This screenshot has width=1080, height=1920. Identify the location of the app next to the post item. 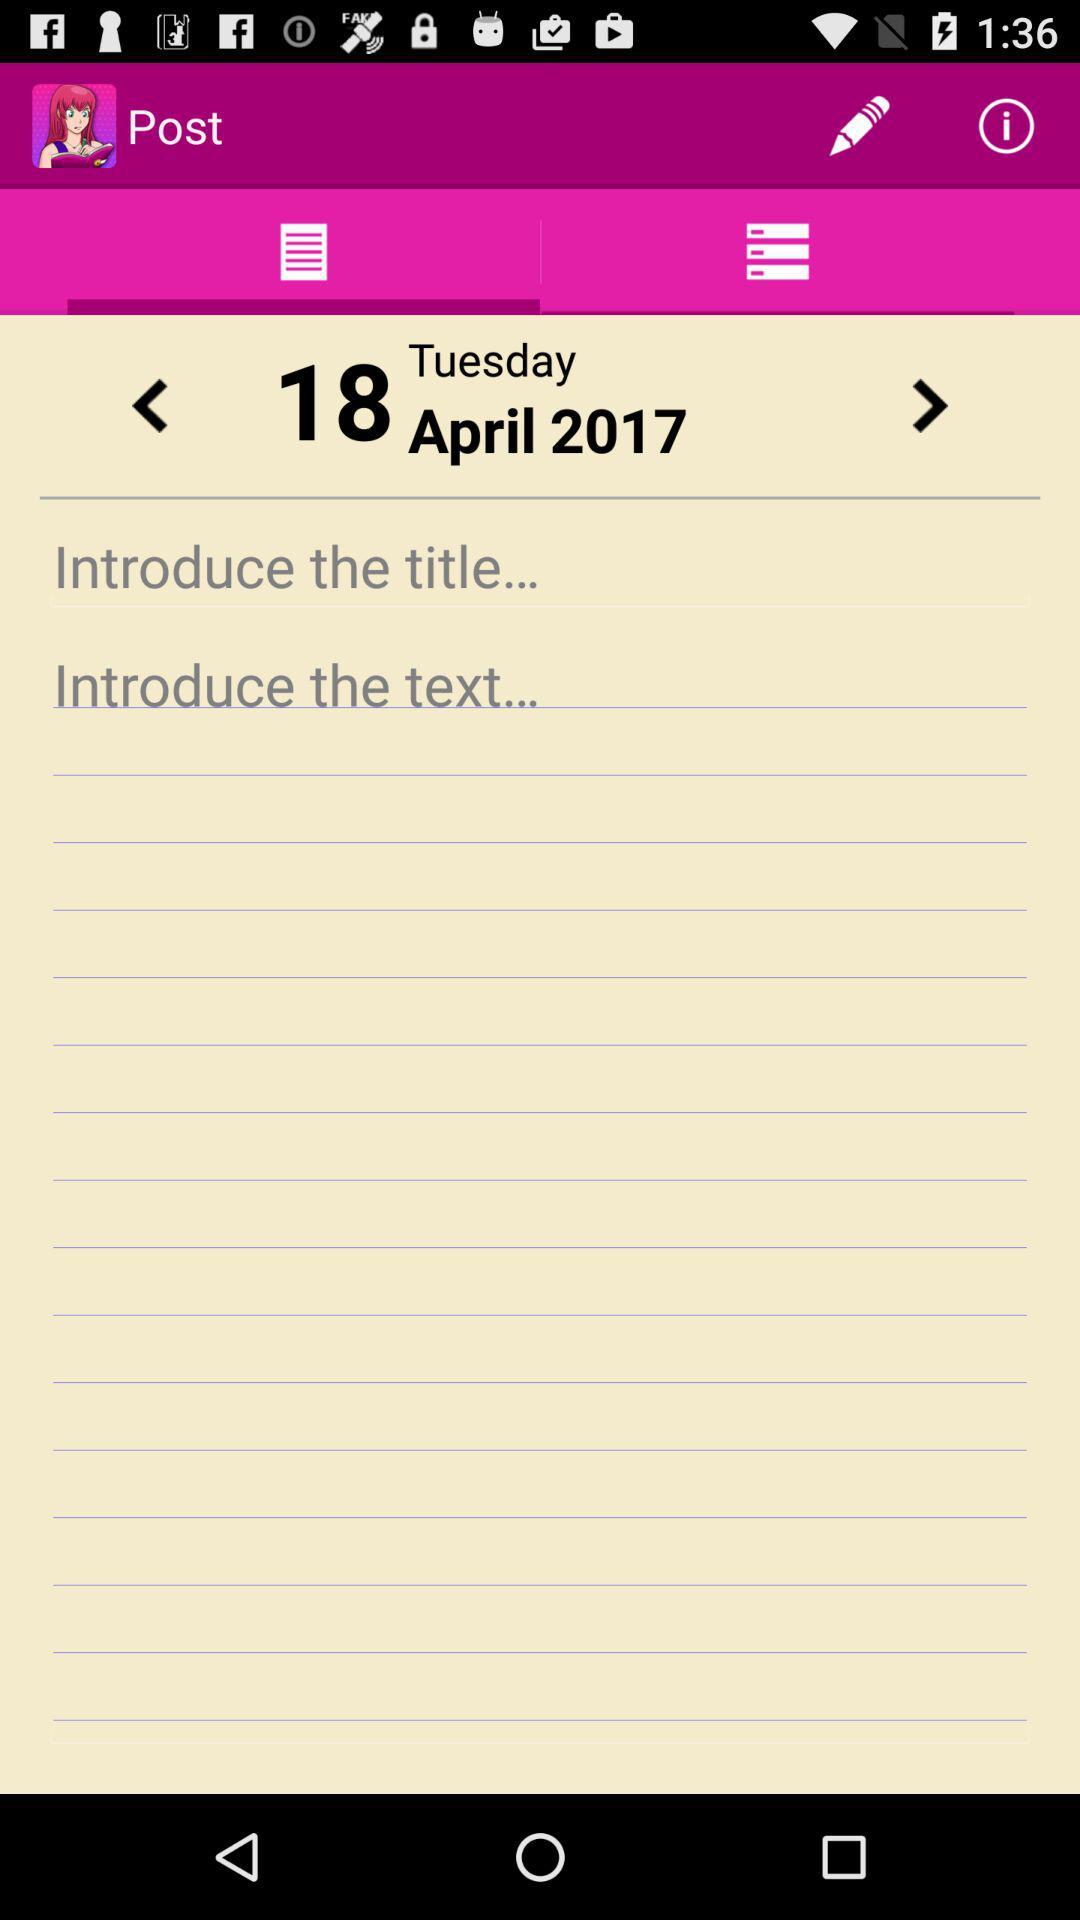
(858, 124).